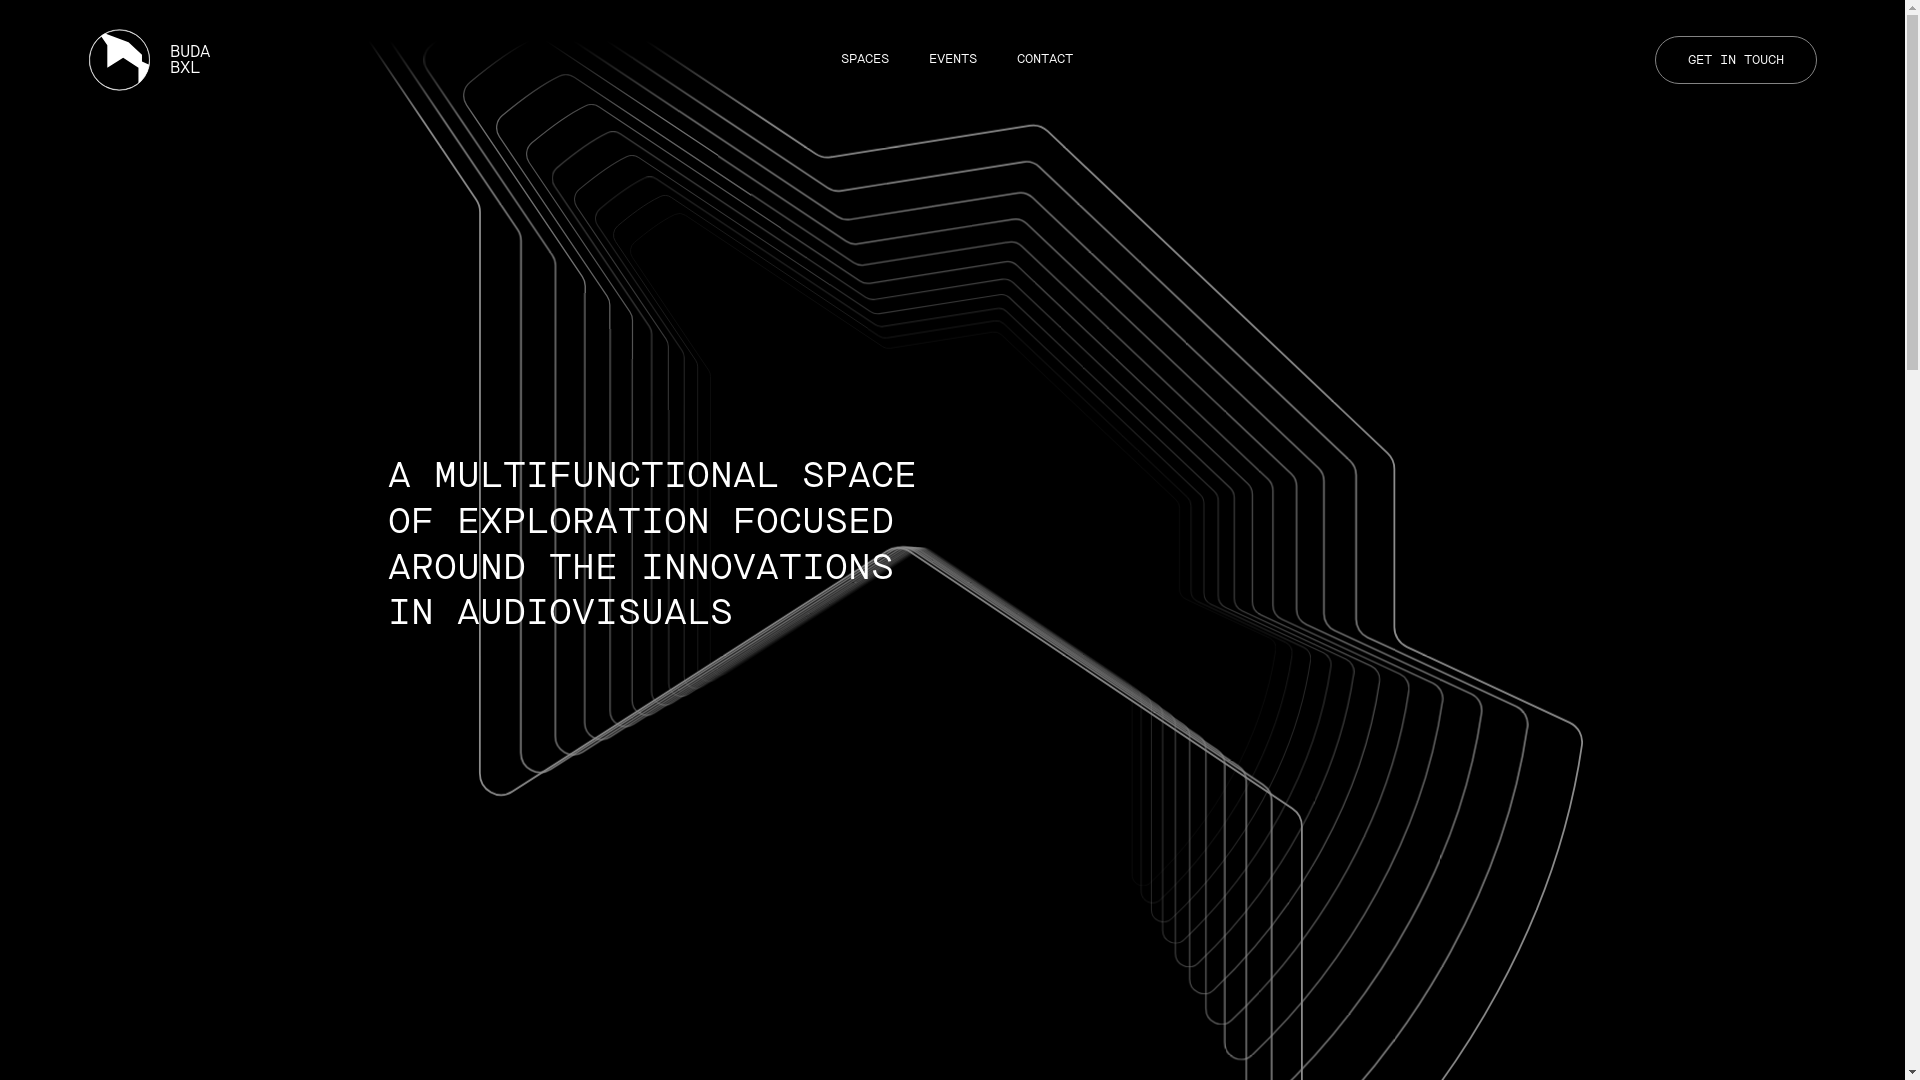 This screenshot has width=1920, height=1080. What do you see at coordinates (864, 58) in the screenshot?
I see `'SPACES'` at bounding box center [864, 58].